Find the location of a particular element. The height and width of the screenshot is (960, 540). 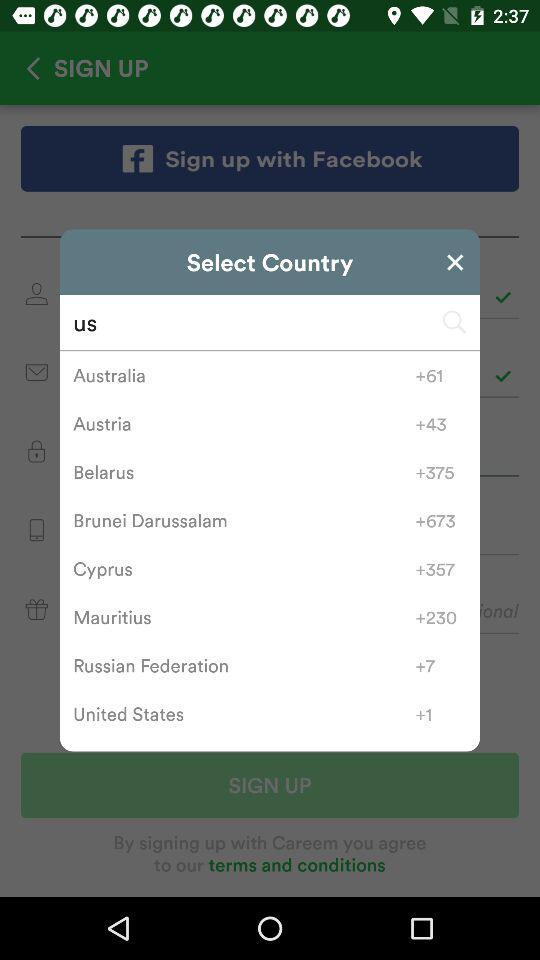

the item to the right of australia item is located at coordinates (441, 374).